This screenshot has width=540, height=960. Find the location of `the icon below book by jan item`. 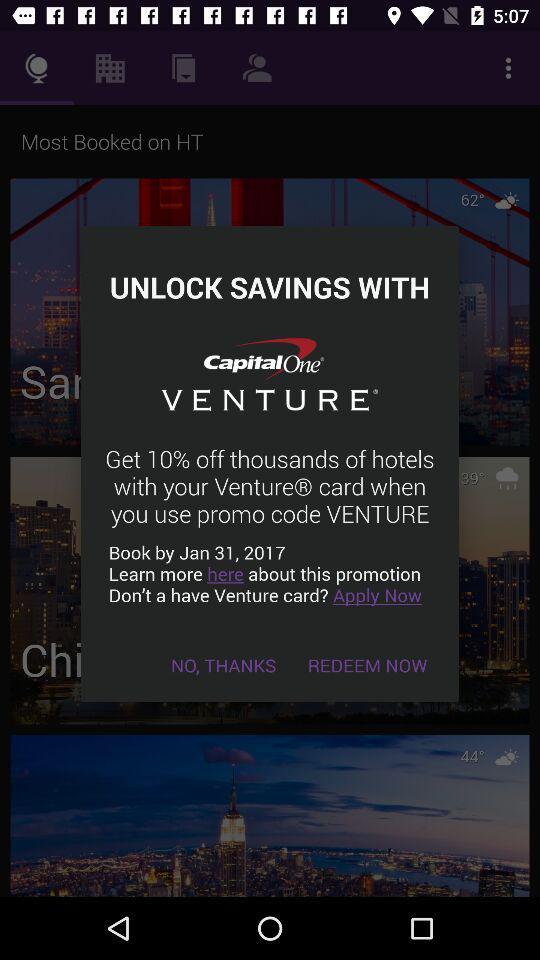

the icon below book by jan item is located at coordinates (222, 665).